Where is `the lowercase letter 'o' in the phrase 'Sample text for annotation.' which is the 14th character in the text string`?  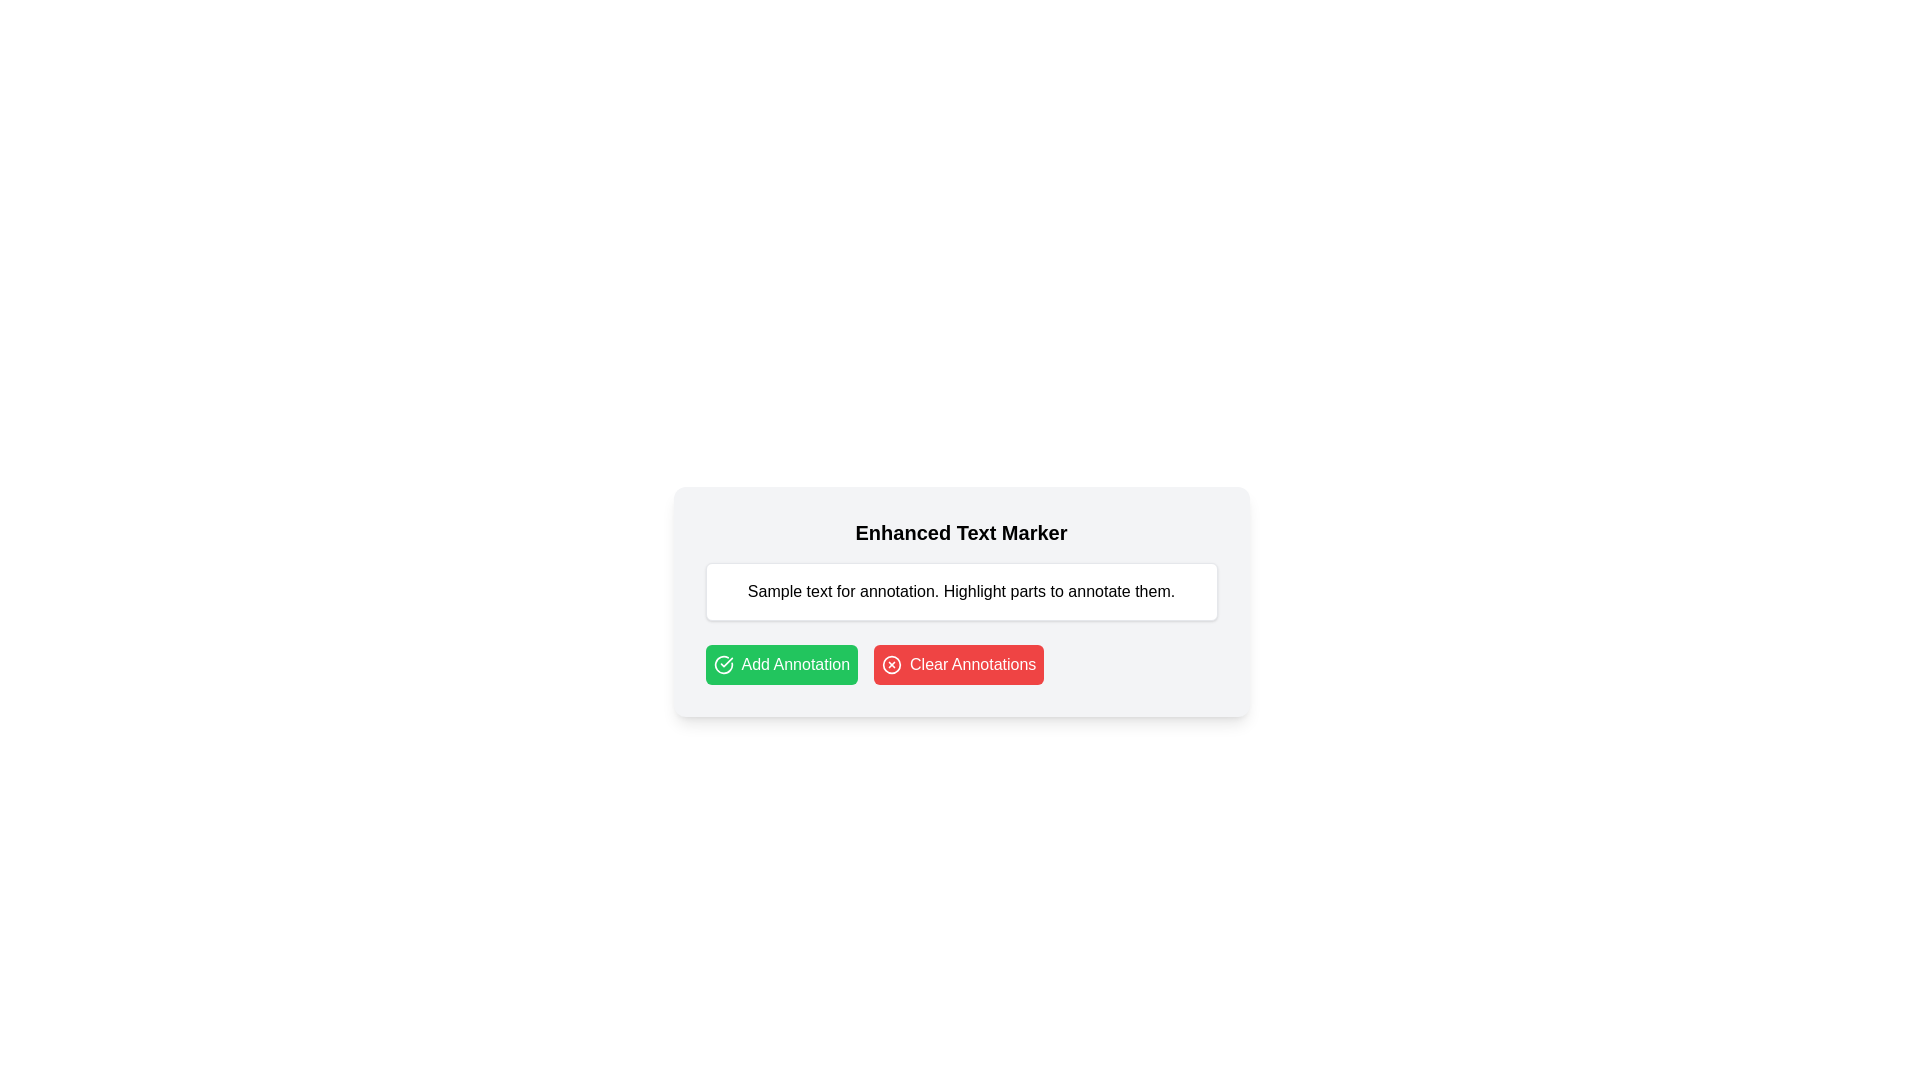 the lowercase letter 'o' in the phrase 'Sample text for annotation.' which is the 14th character in the text string is located at coordinates (845, 590).